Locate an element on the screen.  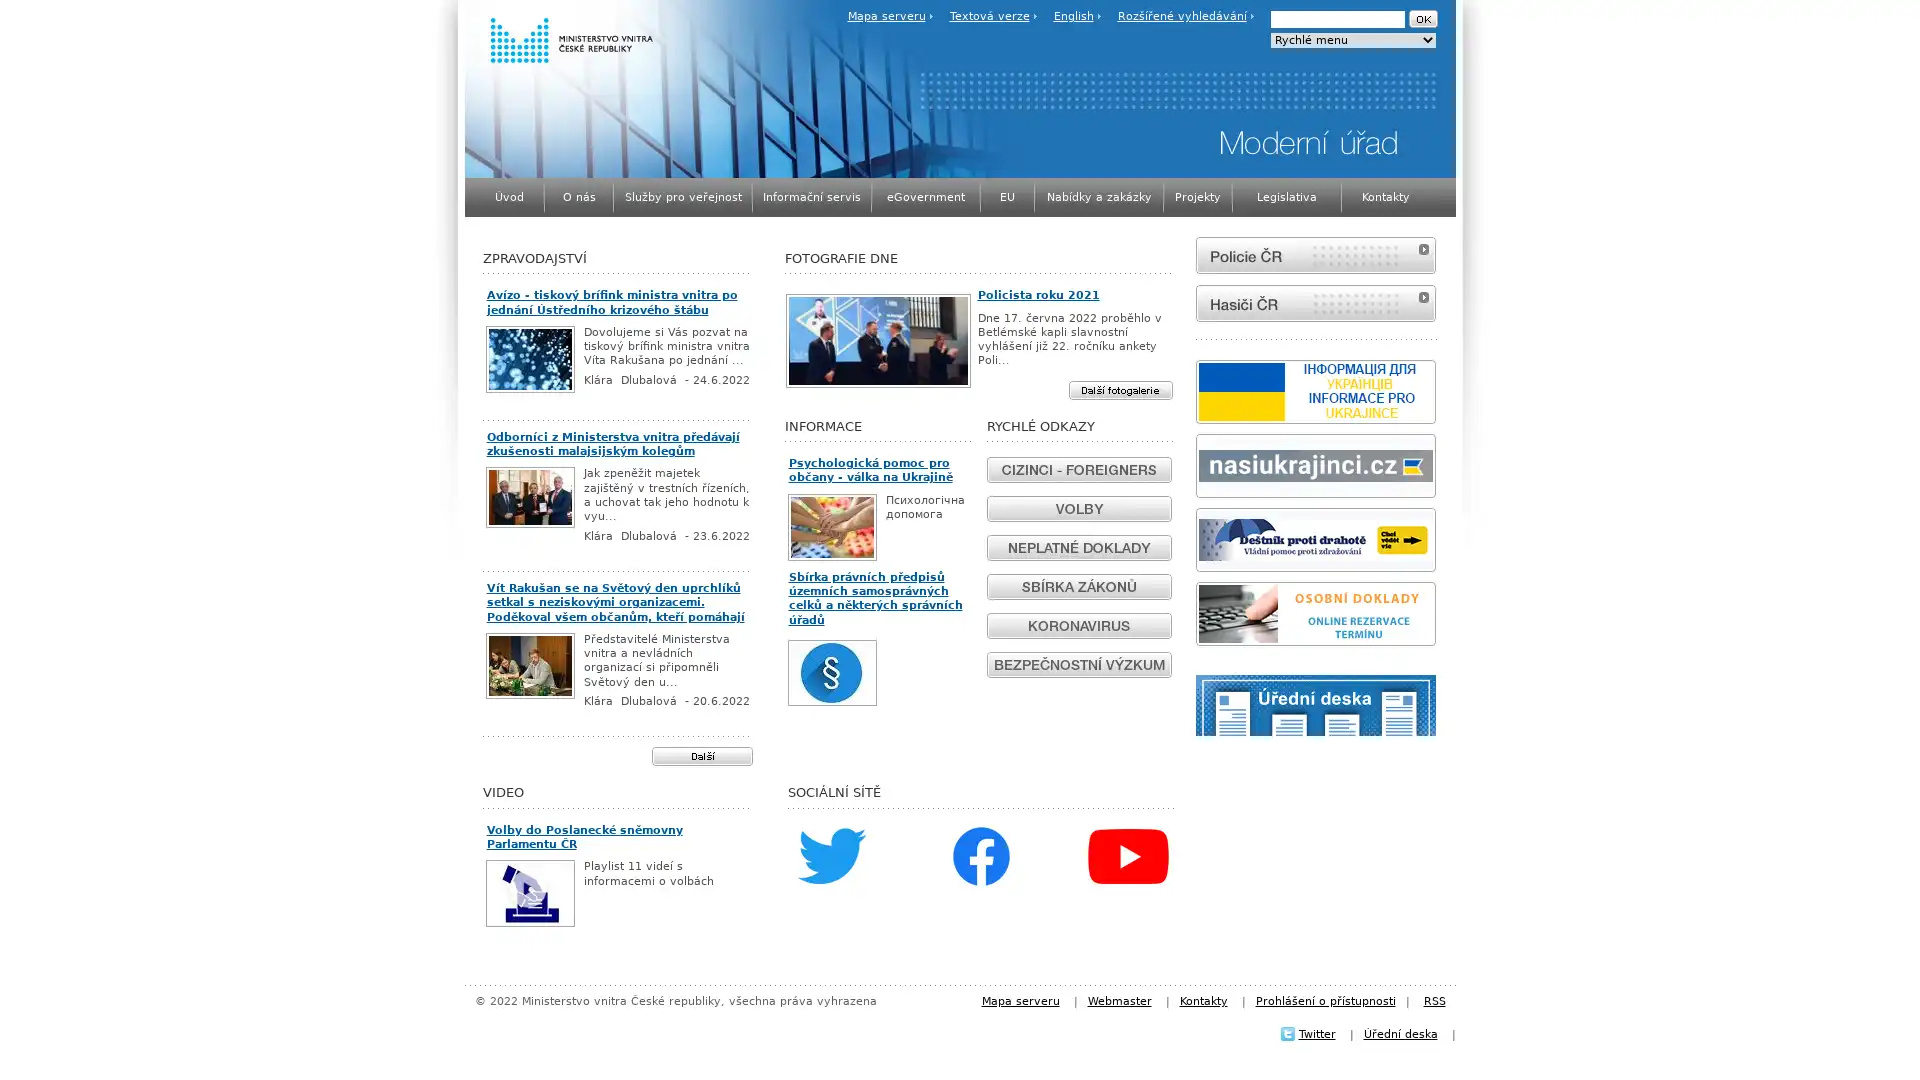
ok is located at coordinates (1421, 19).